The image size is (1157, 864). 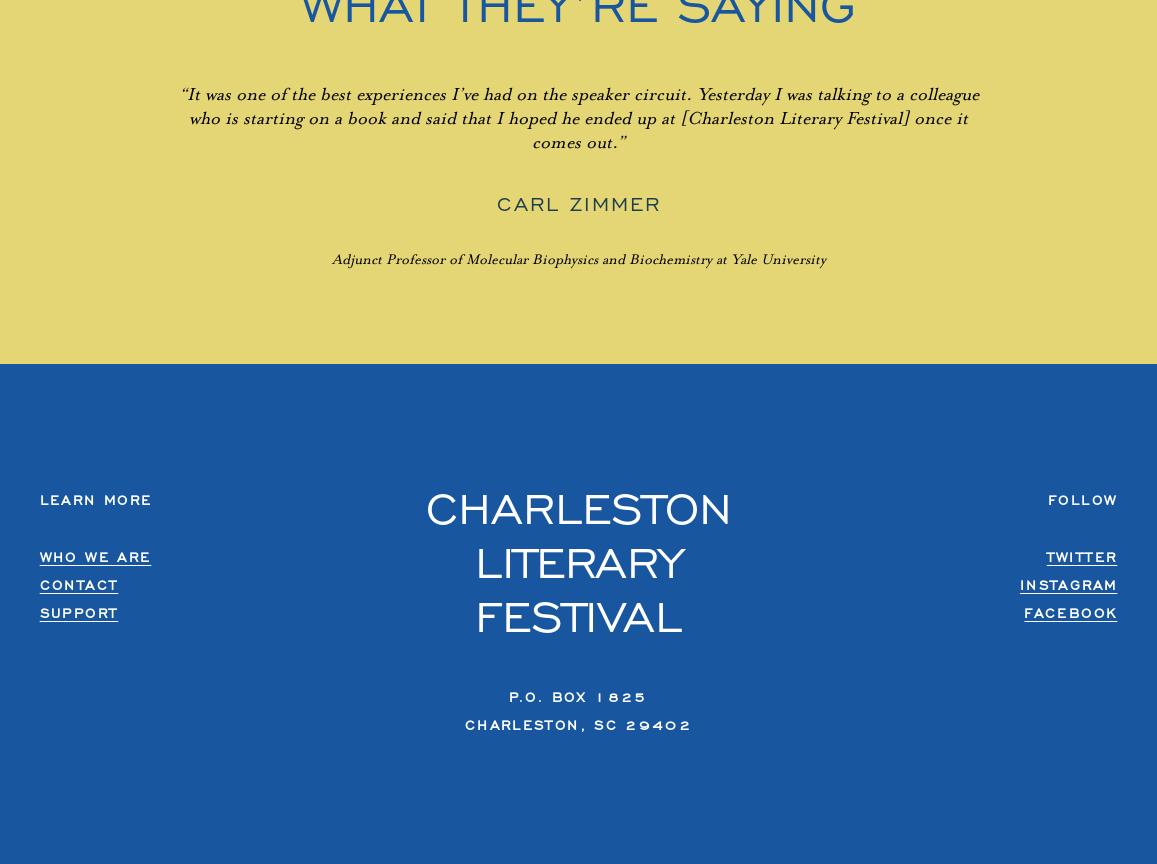 I want to click on 'Charleston, SC 29402', so click(x=463, y=724).